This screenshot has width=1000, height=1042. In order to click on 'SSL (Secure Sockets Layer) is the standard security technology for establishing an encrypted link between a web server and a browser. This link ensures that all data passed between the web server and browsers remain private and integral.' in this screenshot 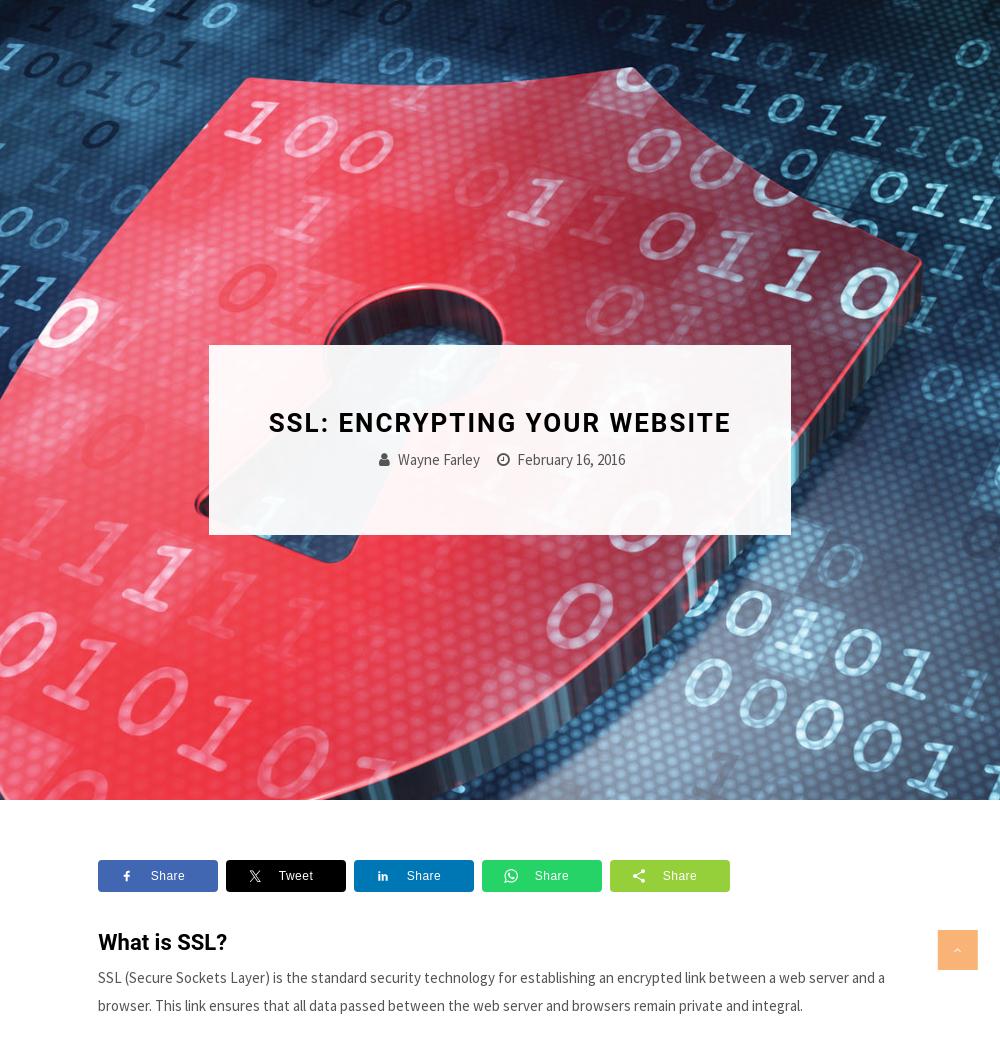, I will do `click(490, 991)`.